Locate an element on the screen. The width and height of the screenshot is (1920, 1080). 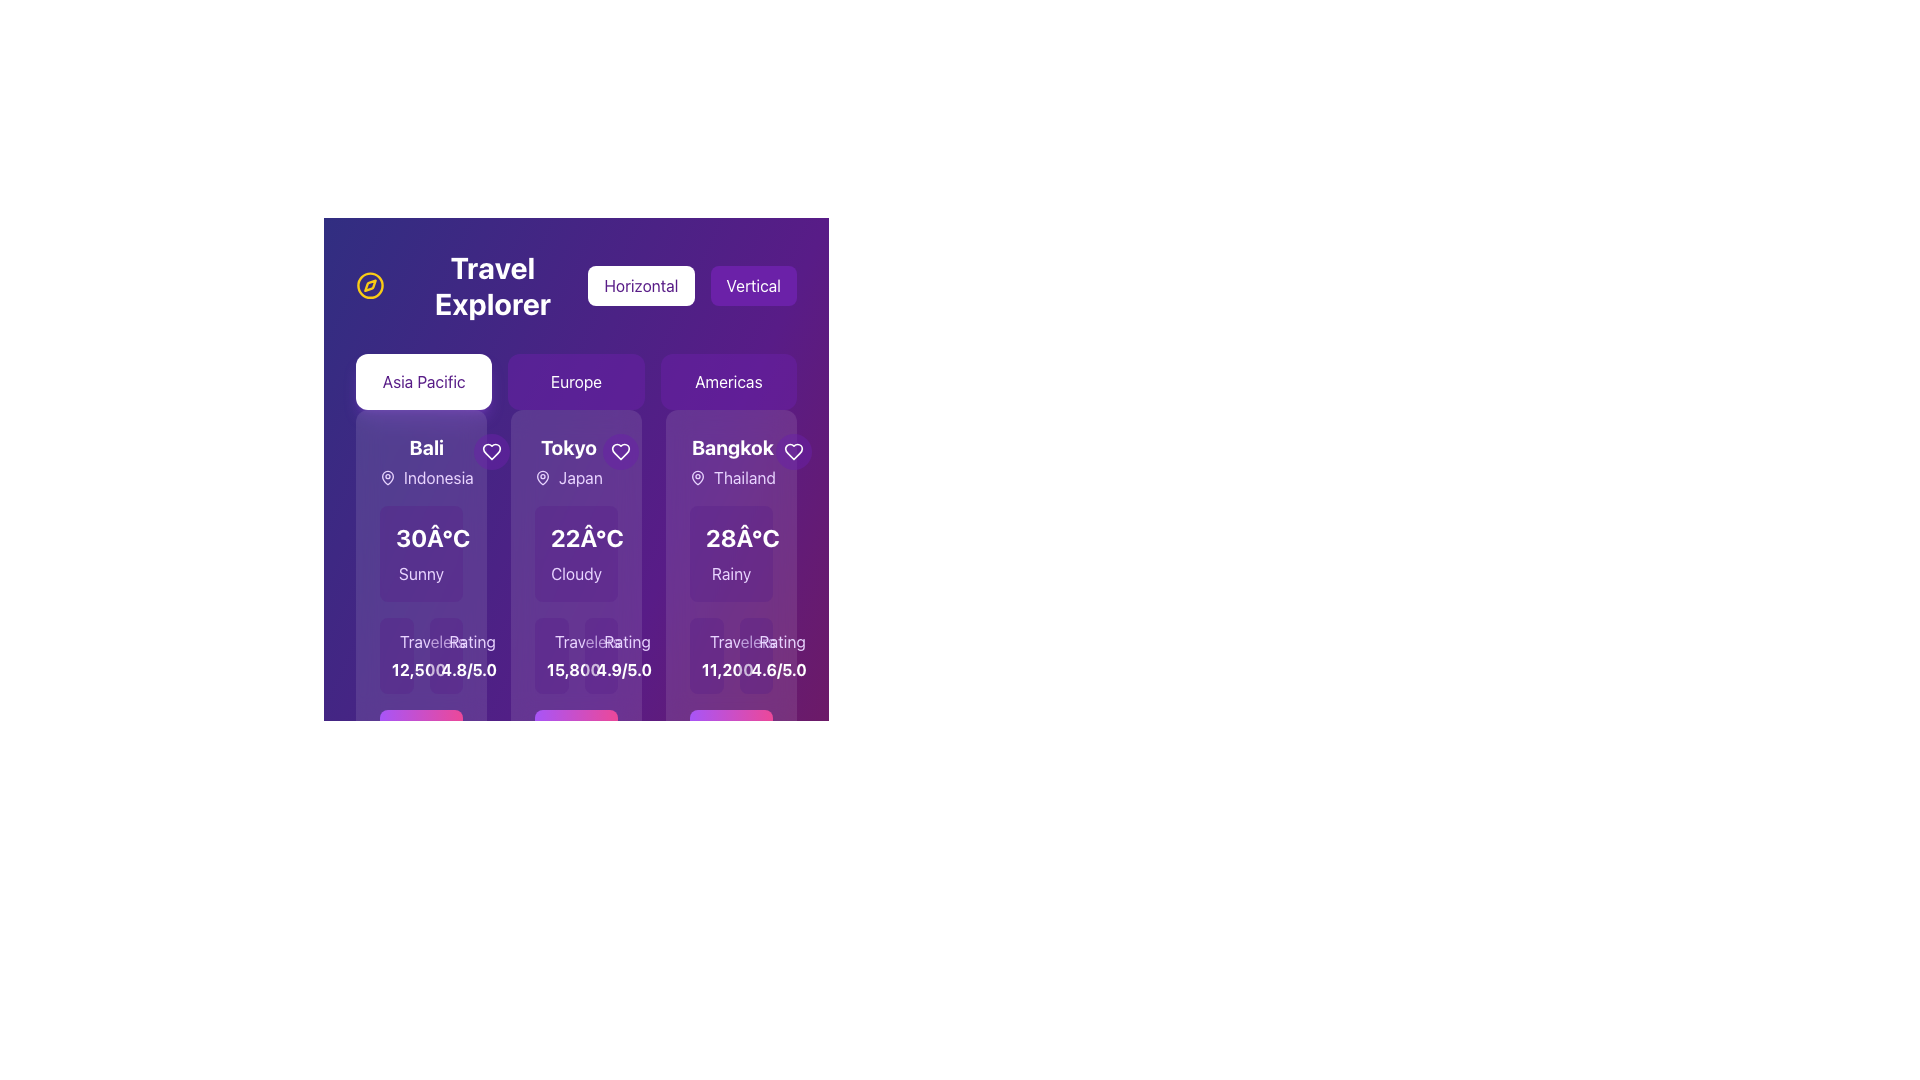
the text displaying '22°C' in bold, white font, located in the 'Tokyo' section above the 'Cloudy' text entry is located at coordinates (575, 536).